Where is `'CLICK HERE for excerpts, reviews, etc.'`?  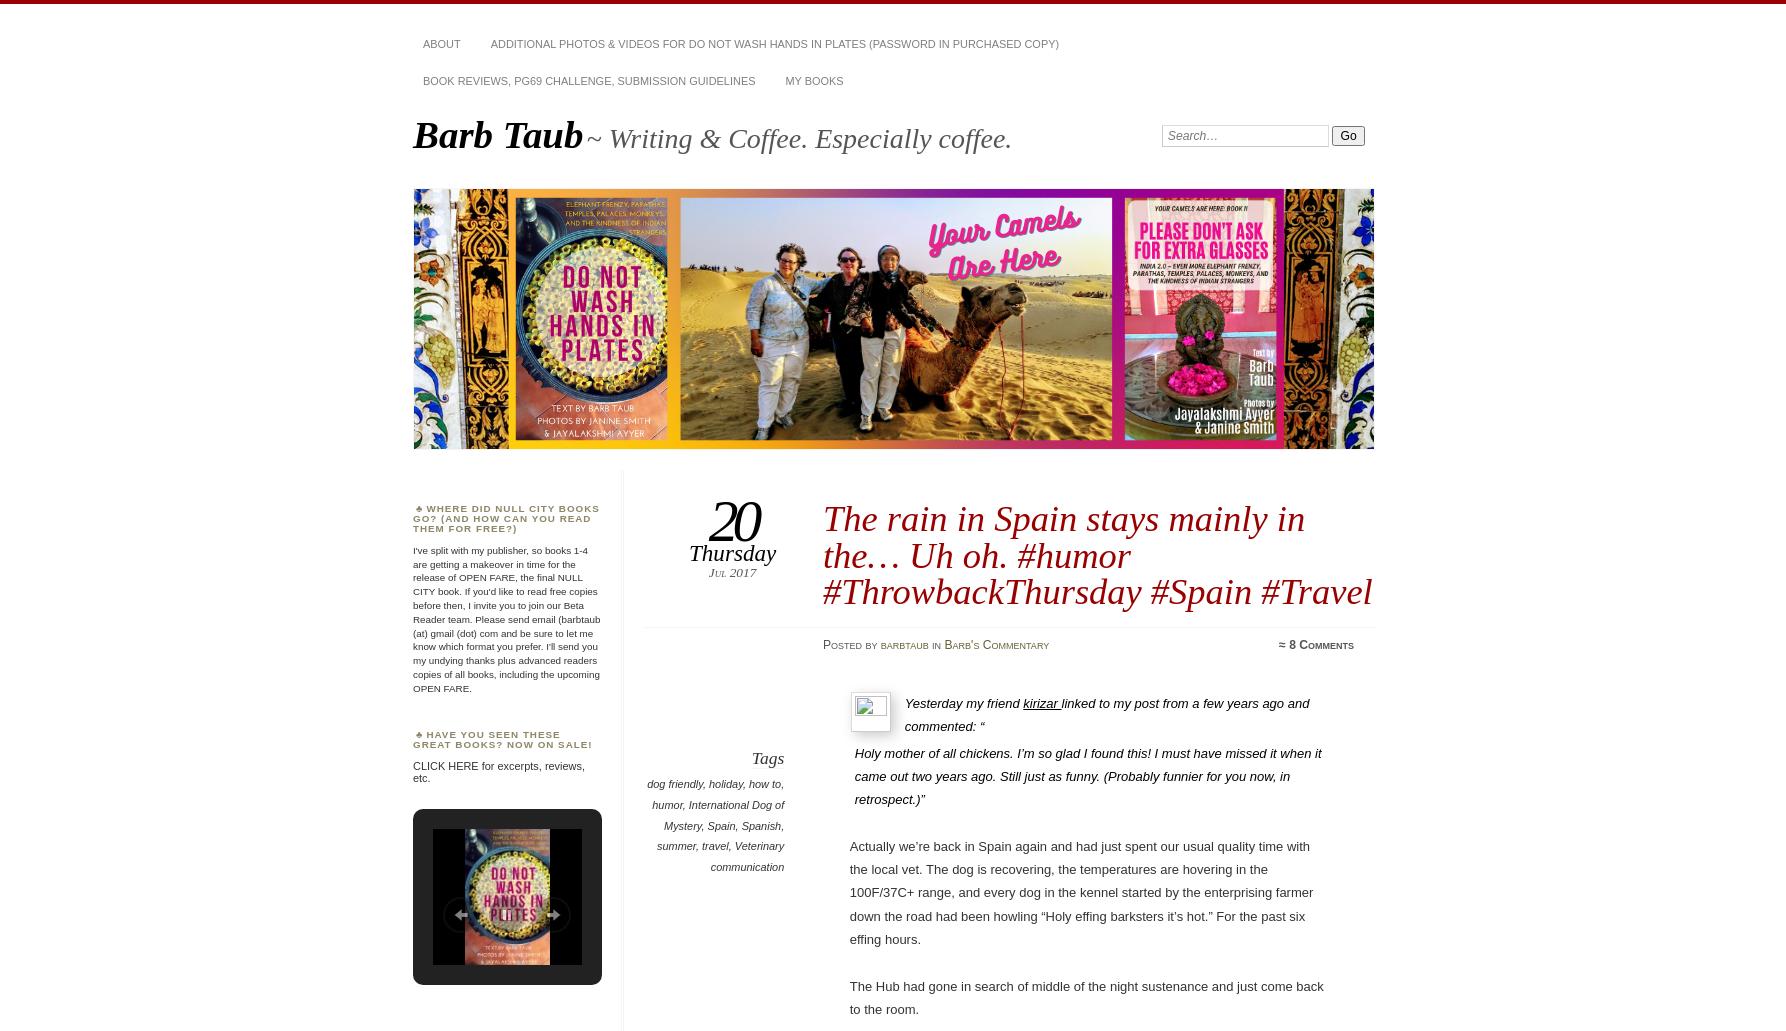 'CLICK HERE for excerpts, reviews, etc.' is located at coordinates (498, 771).